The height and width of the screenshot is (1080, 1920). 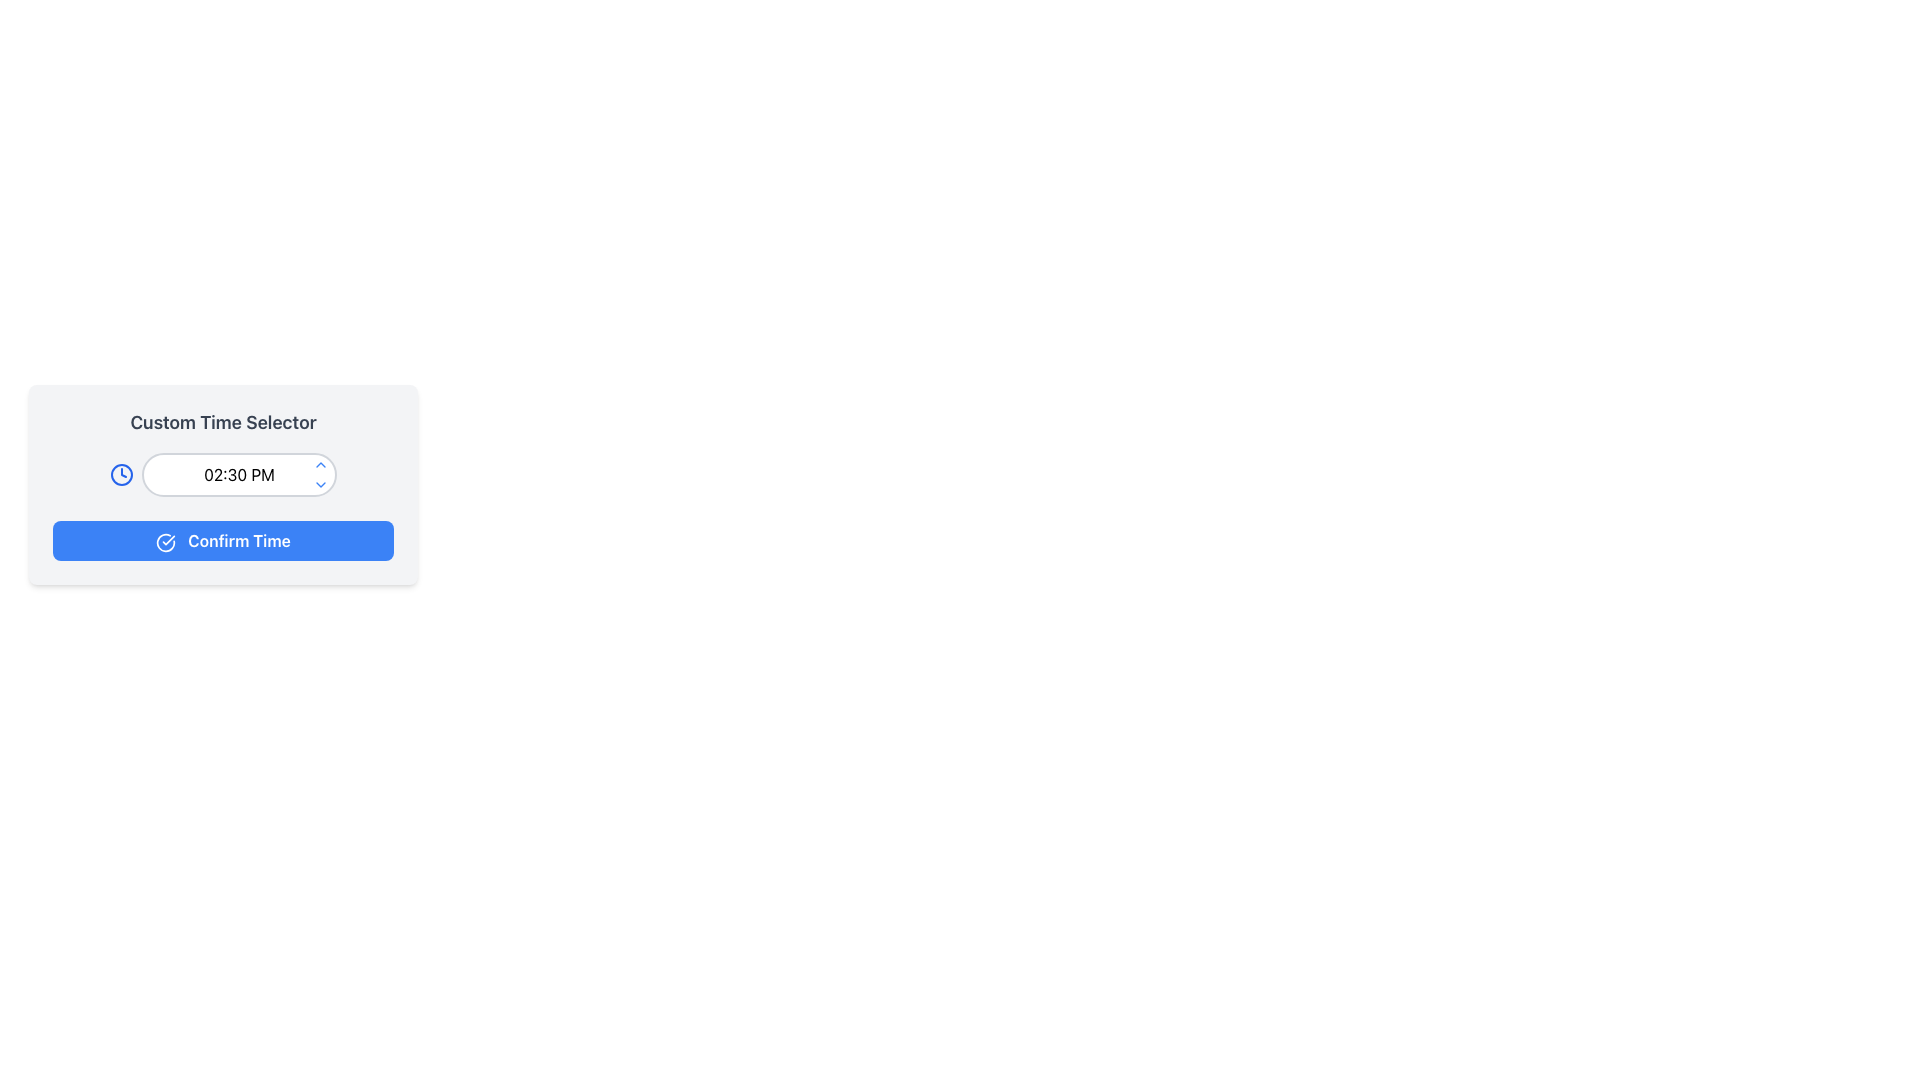 What do you see at coordinates (223, 540) in the screenshot?
I see `the confirmation button located at the bottom of the 'Custom Time Selector' card component to confirm the selected time` at bounding box center [223, 540].